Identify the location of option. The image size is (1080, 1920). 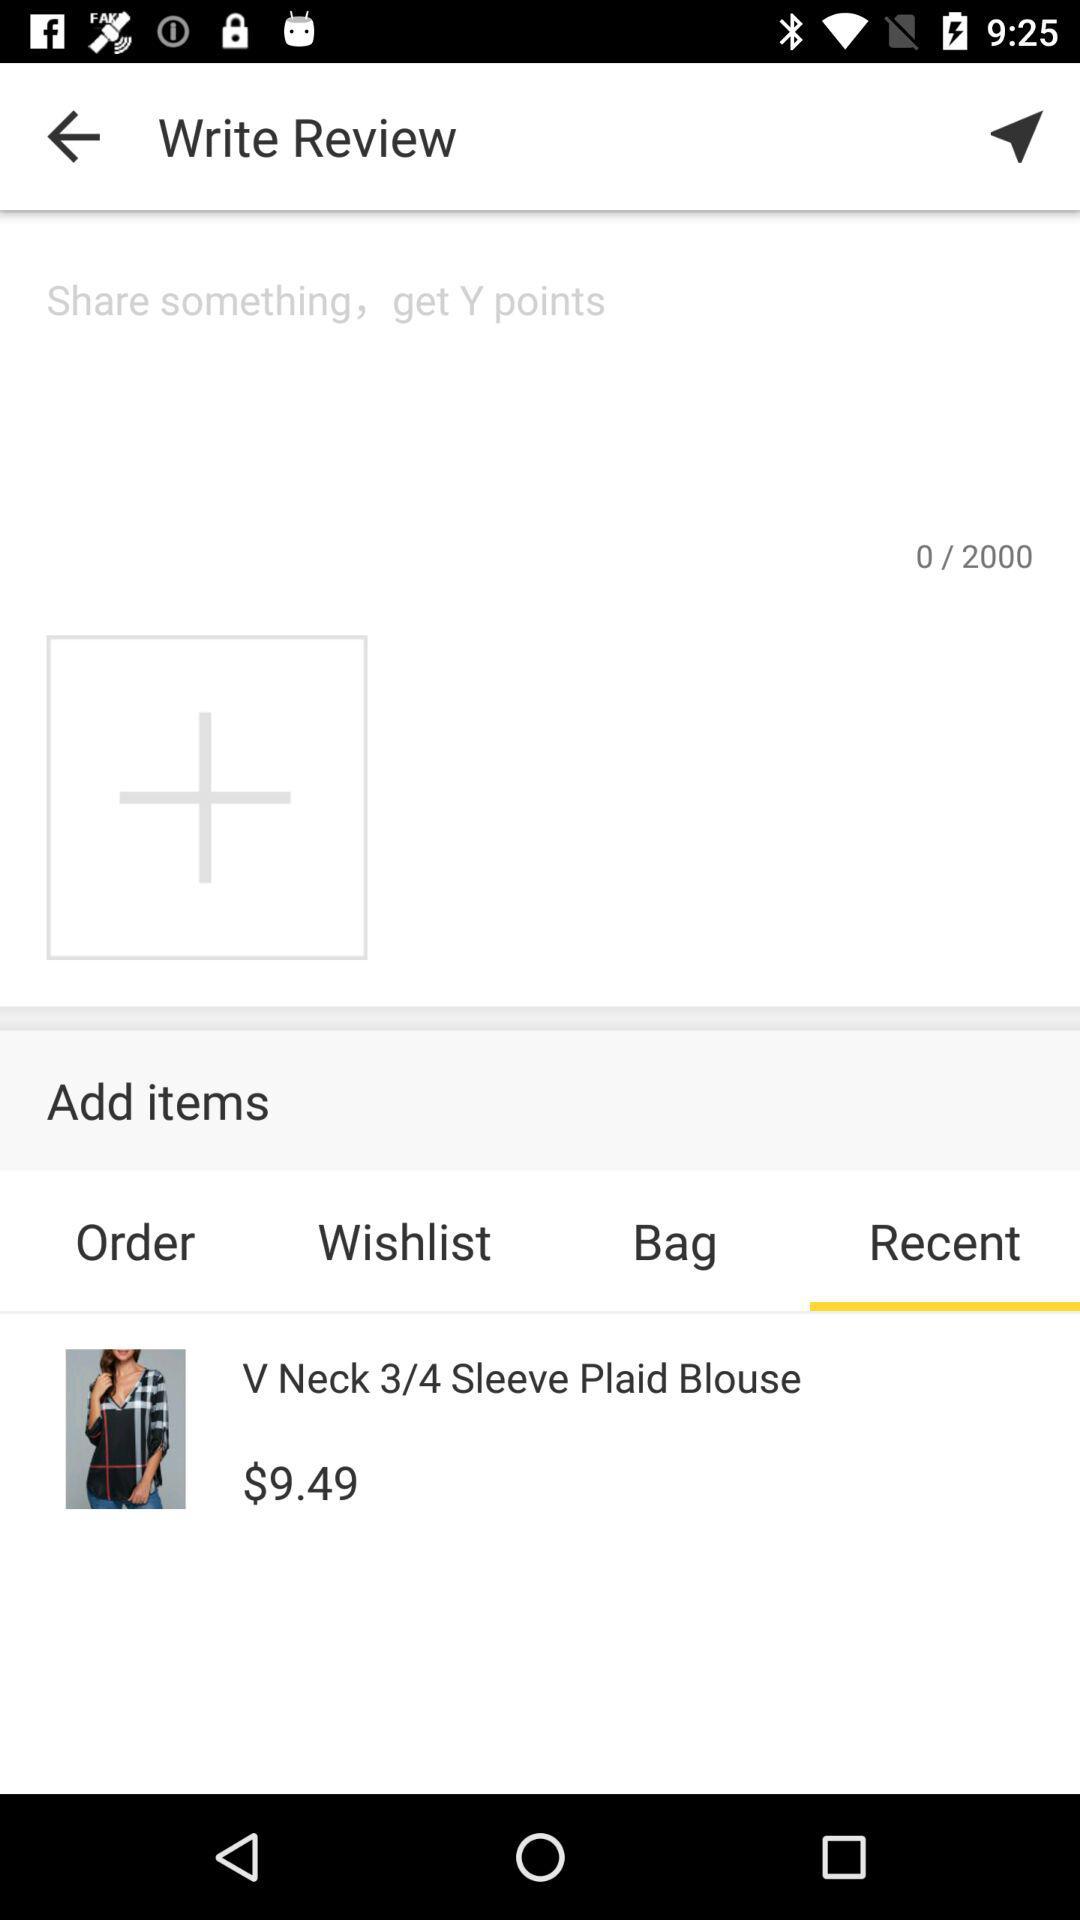
(207, 796).